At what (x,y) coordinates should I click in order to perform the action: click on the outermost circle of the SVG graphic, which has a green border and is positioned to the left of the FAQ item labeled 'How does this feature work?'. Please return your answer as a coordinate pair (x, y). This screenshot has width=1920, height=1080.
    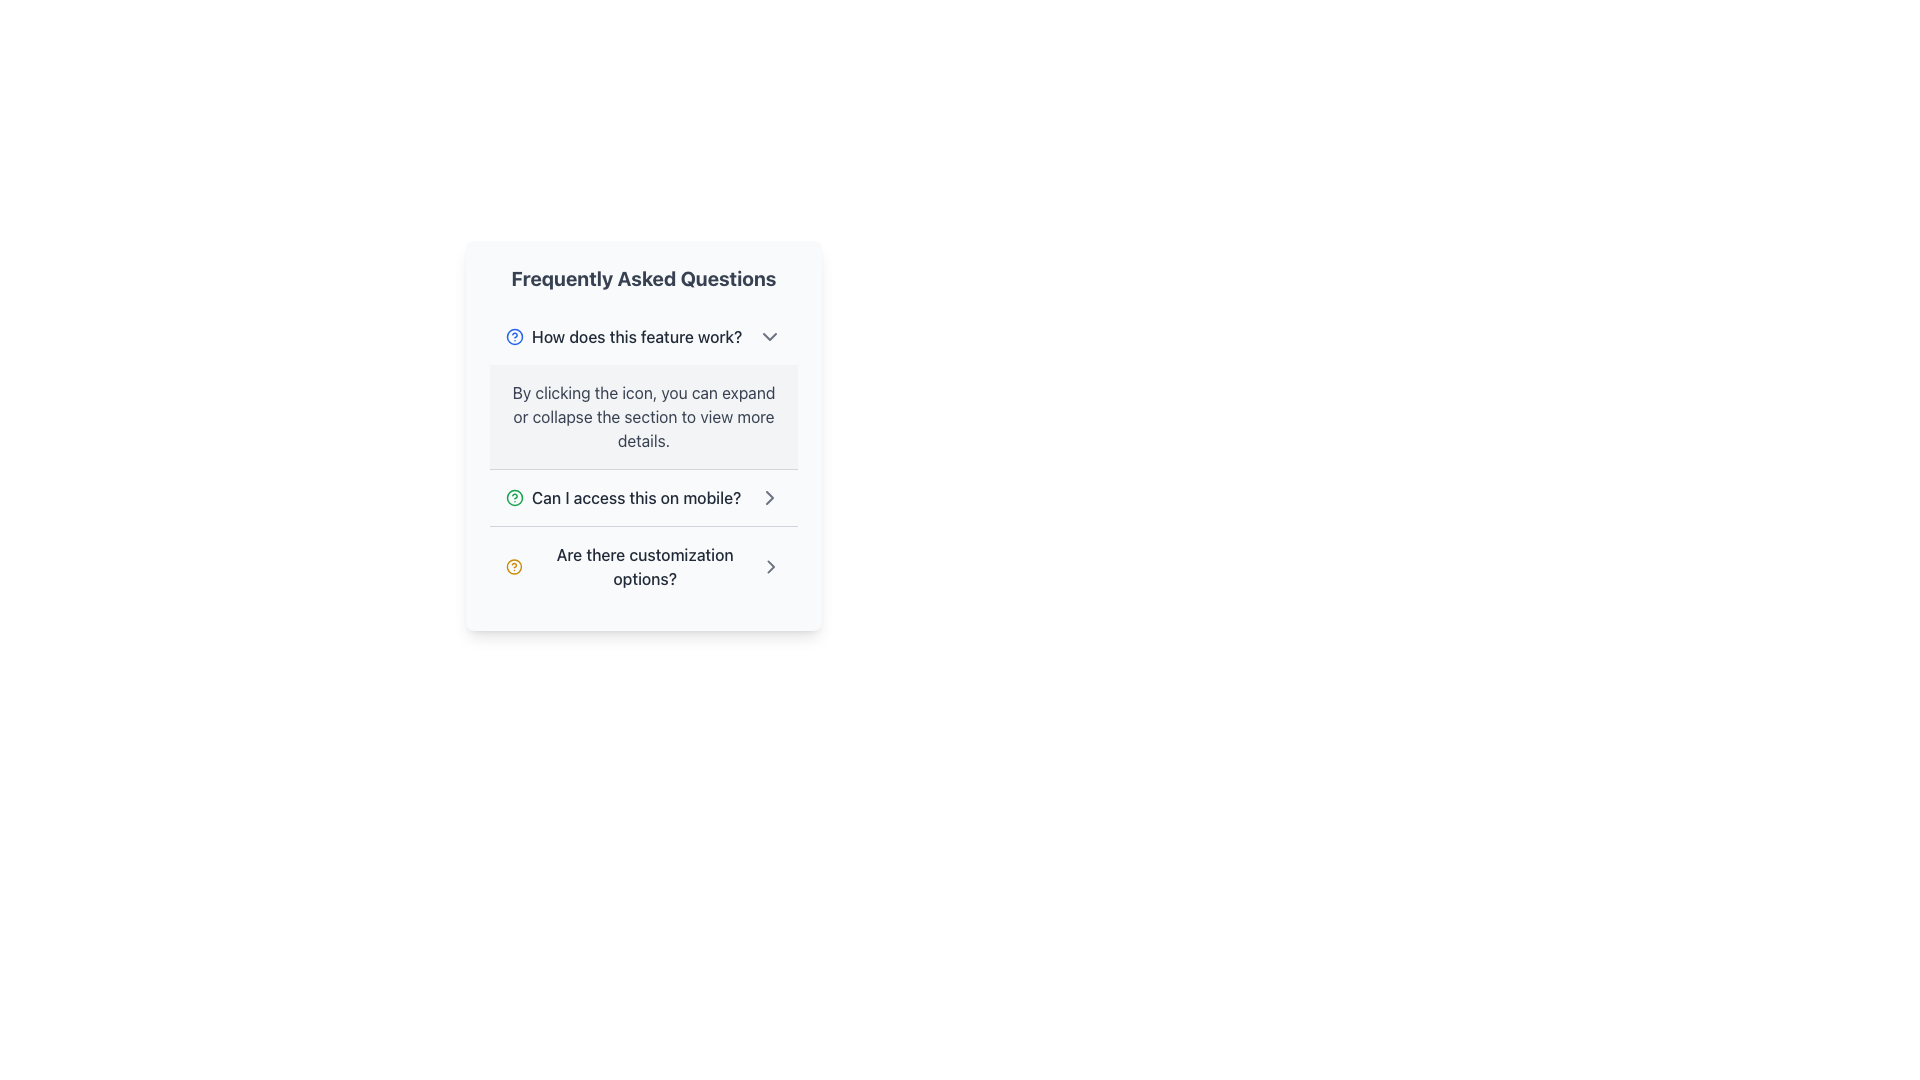
    Looking at the image, I should click on (514, 496).